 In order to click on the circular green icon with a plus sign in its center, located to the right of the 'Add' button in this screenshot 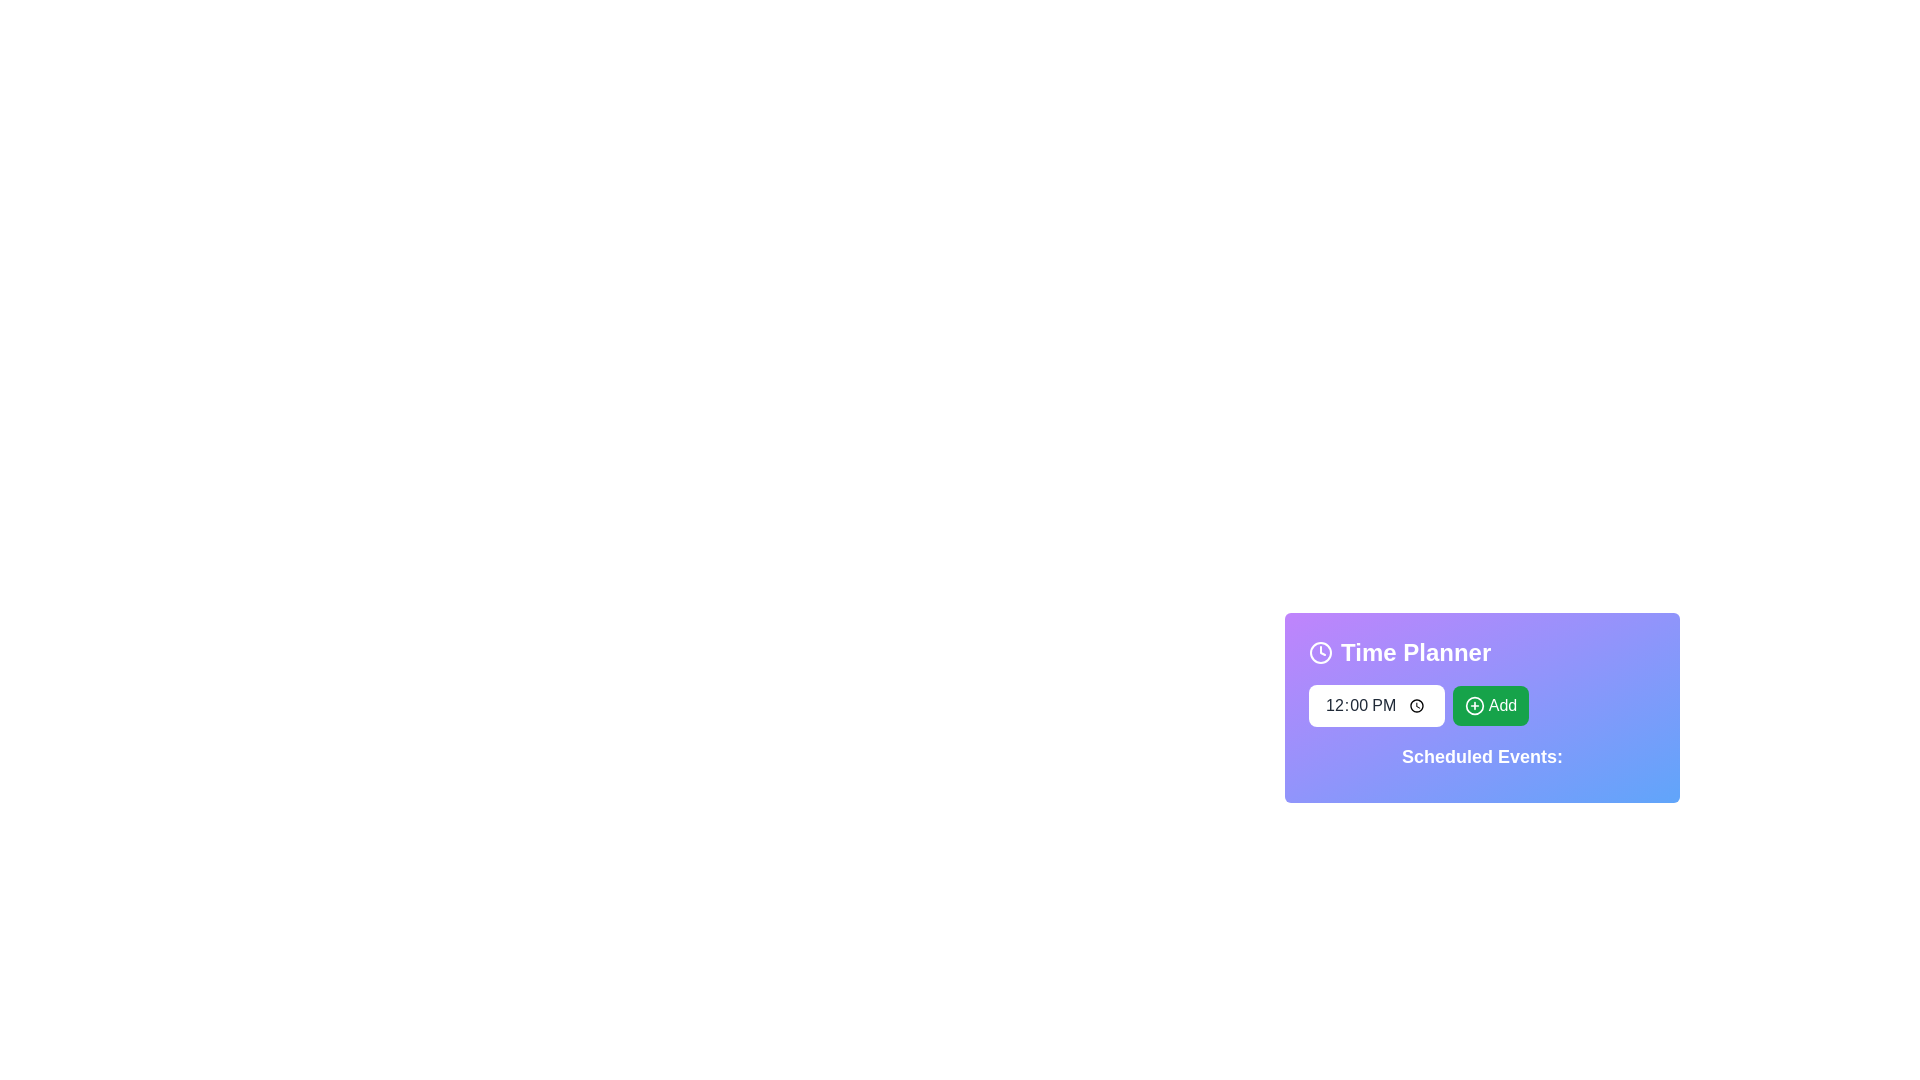, I will do `click(1474, 704)`.